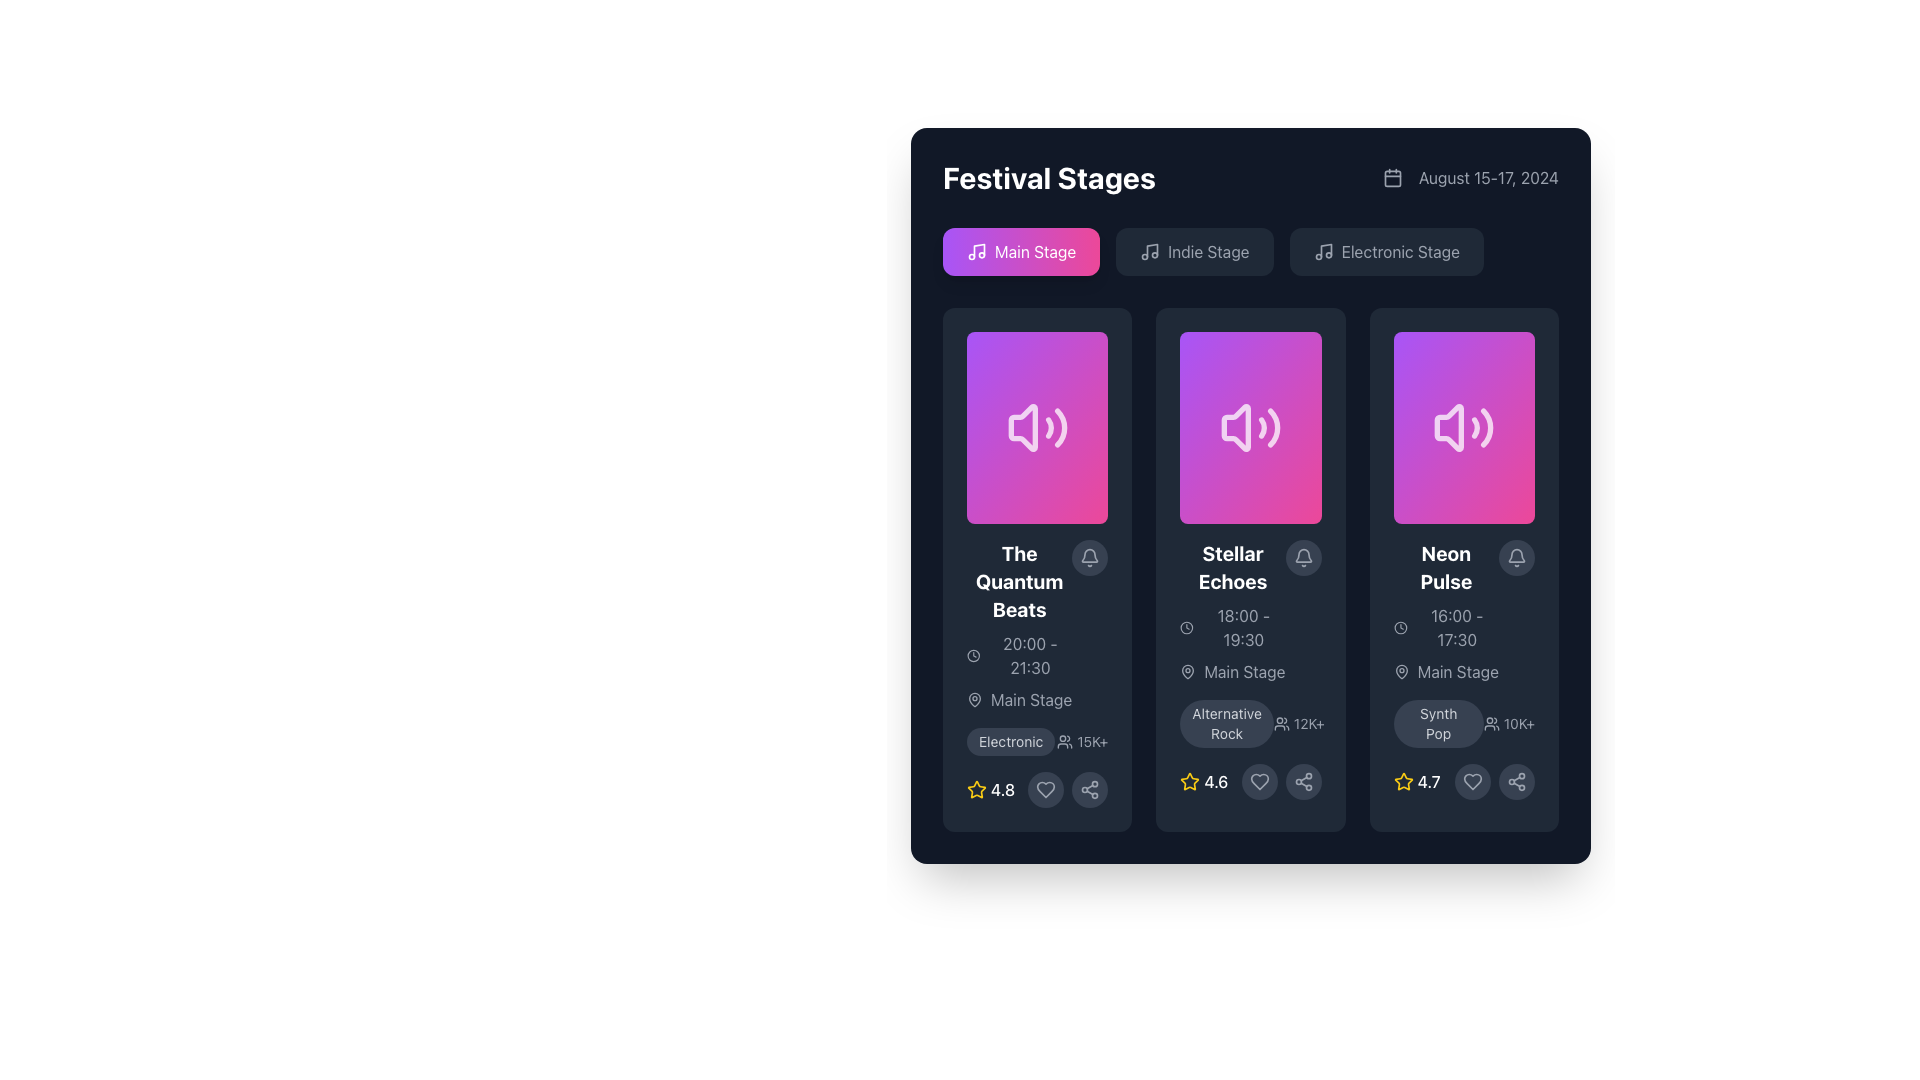 The image size is (1920, 1080). What do you see at coordinates (1089, 789) in the screenshot?
I see `the Icon Button in the bottom-right corner of the 'Stellar Echoes' event card` at bounding box center [1089, 789].